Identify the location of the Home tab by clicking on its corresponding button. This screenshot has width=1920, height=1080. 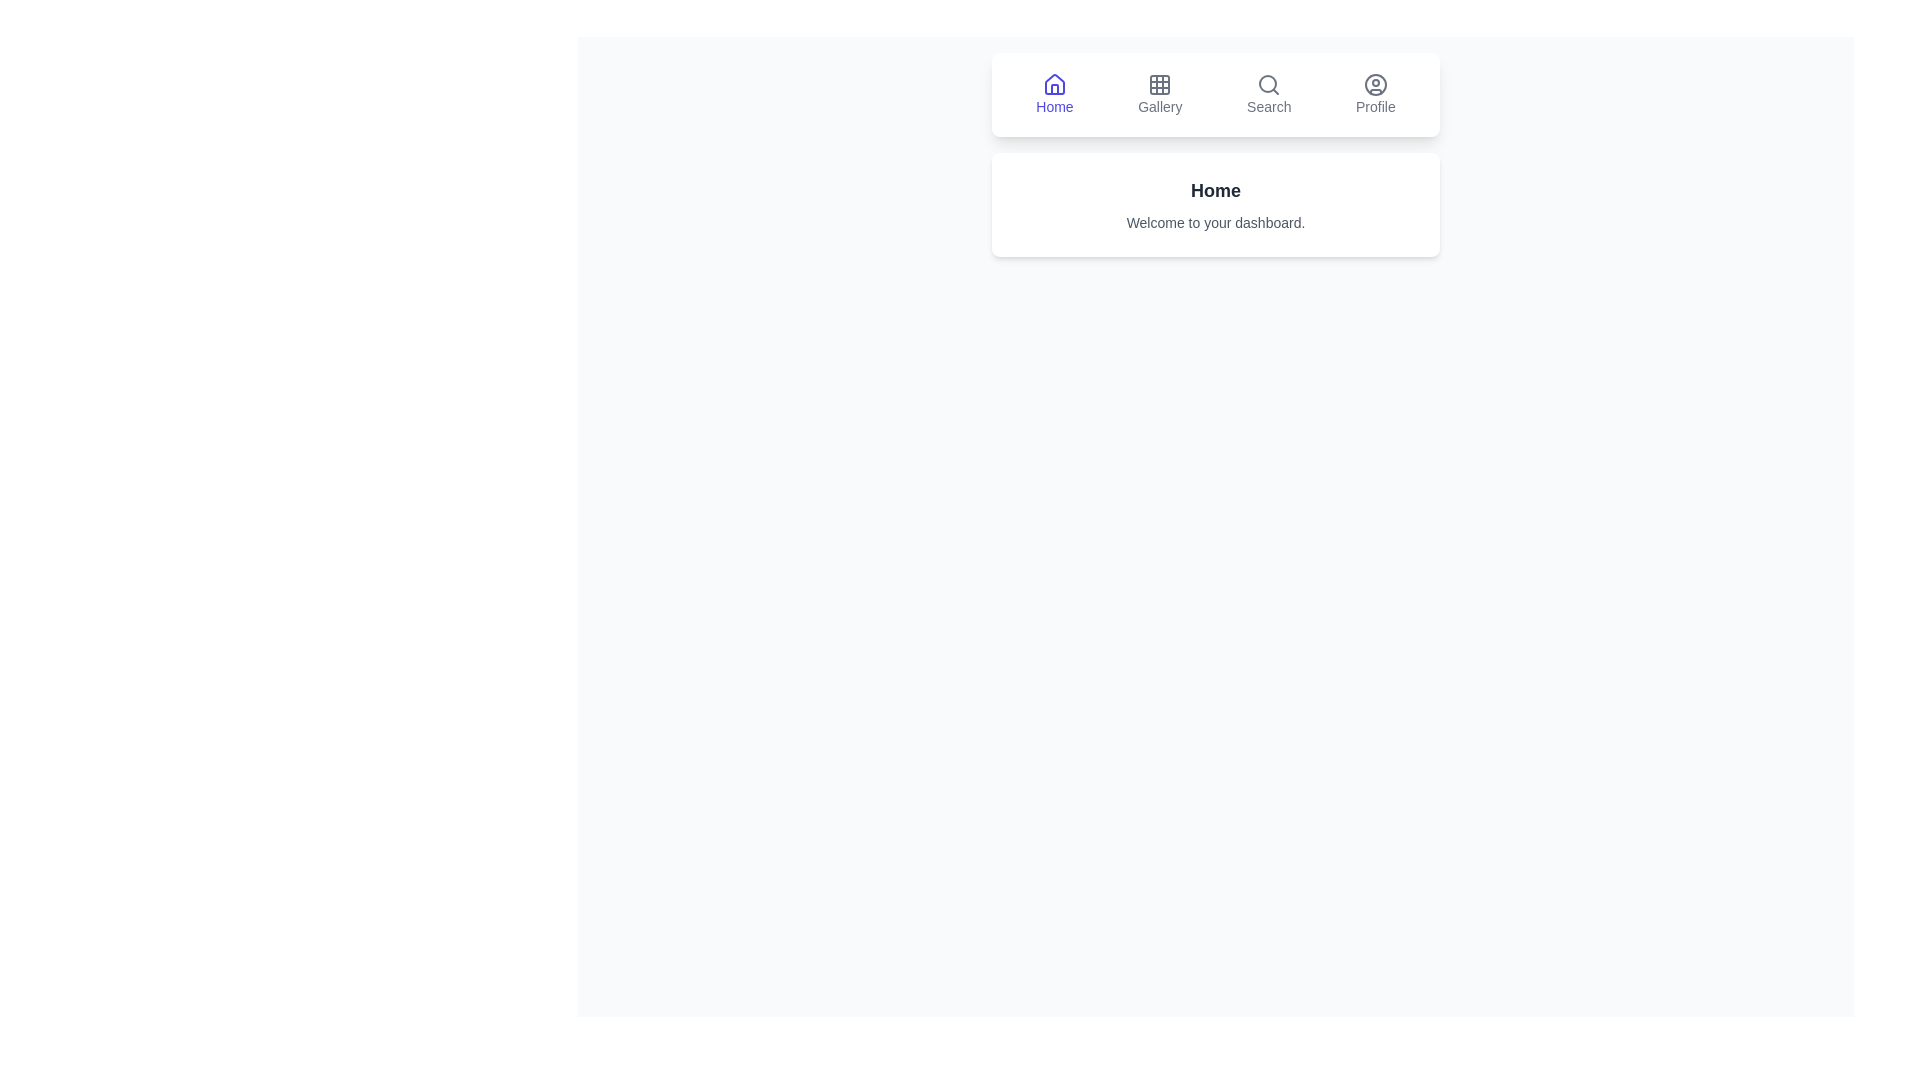
(1054, 95).